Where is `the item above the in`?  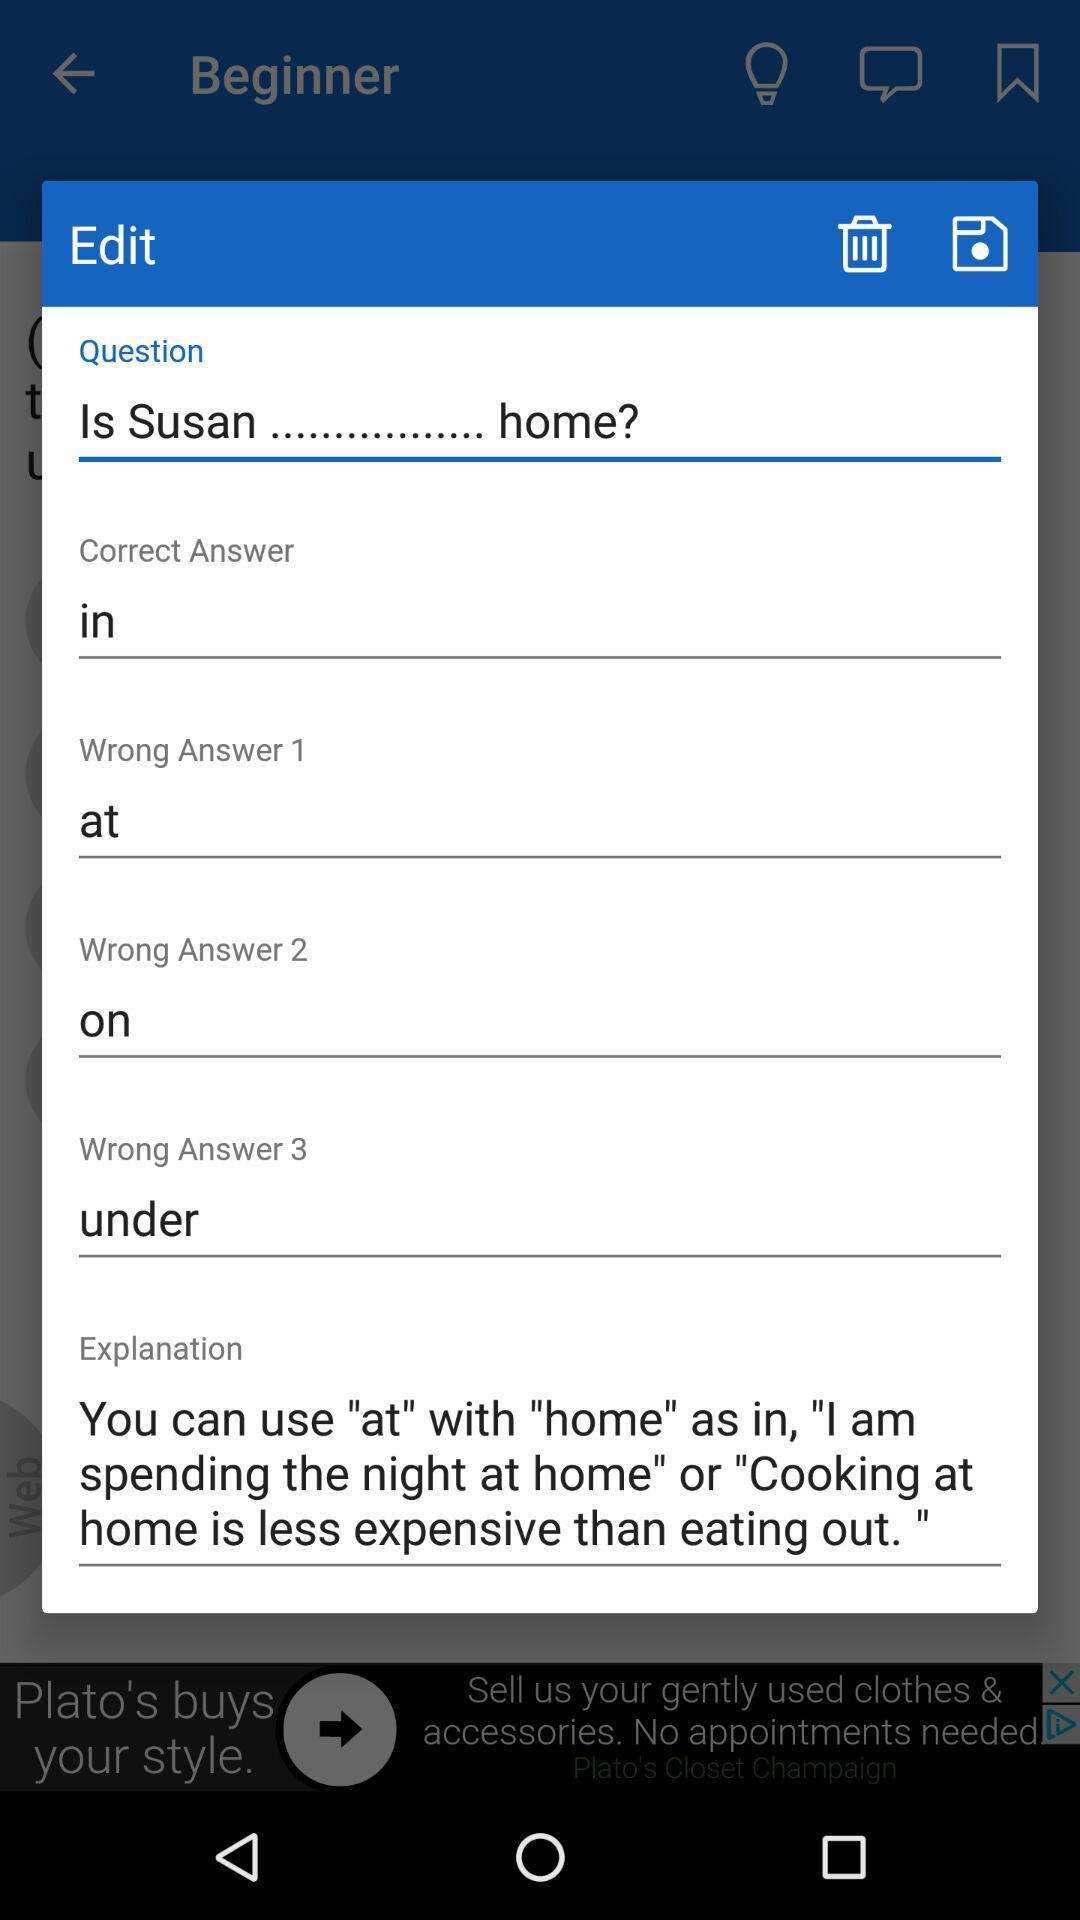
the item above the in is located at coordinates (540, 419).